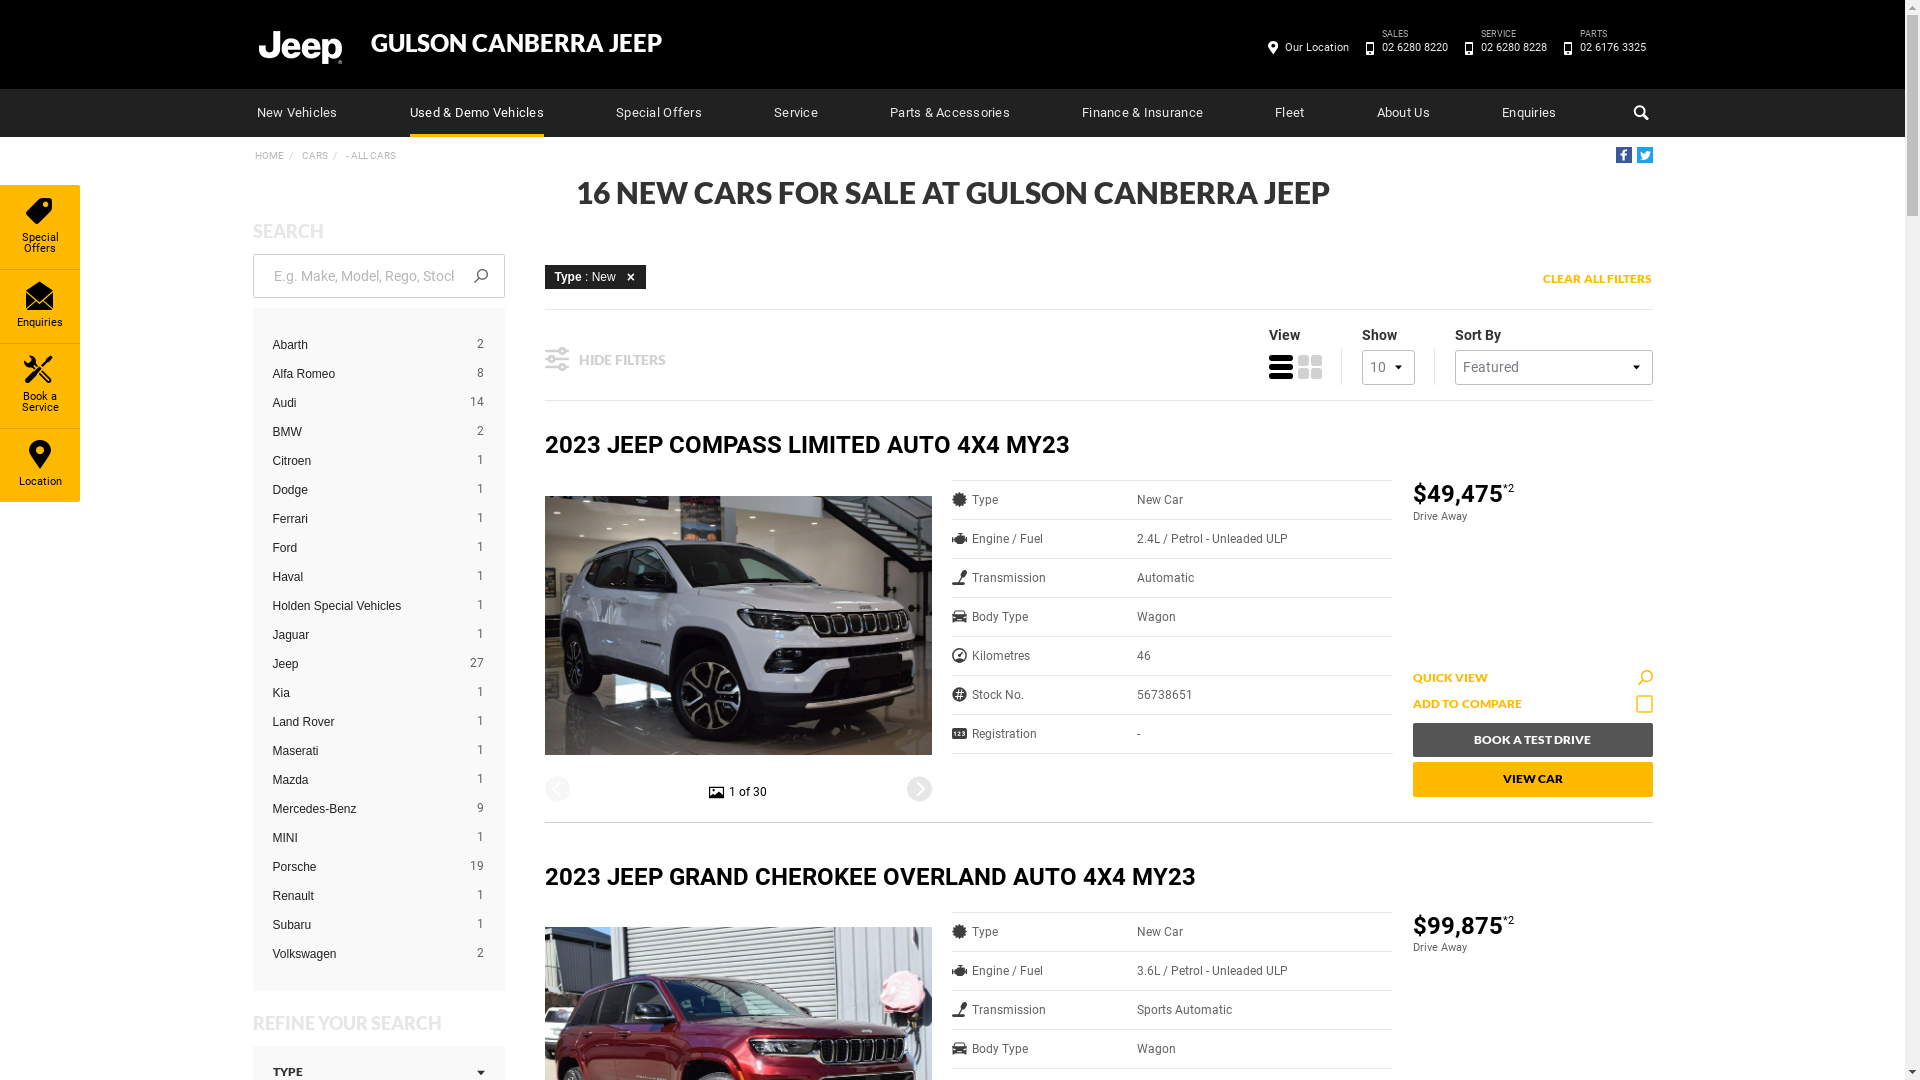  I want to click on 'QUICK VIEW', so click(1530, 677).